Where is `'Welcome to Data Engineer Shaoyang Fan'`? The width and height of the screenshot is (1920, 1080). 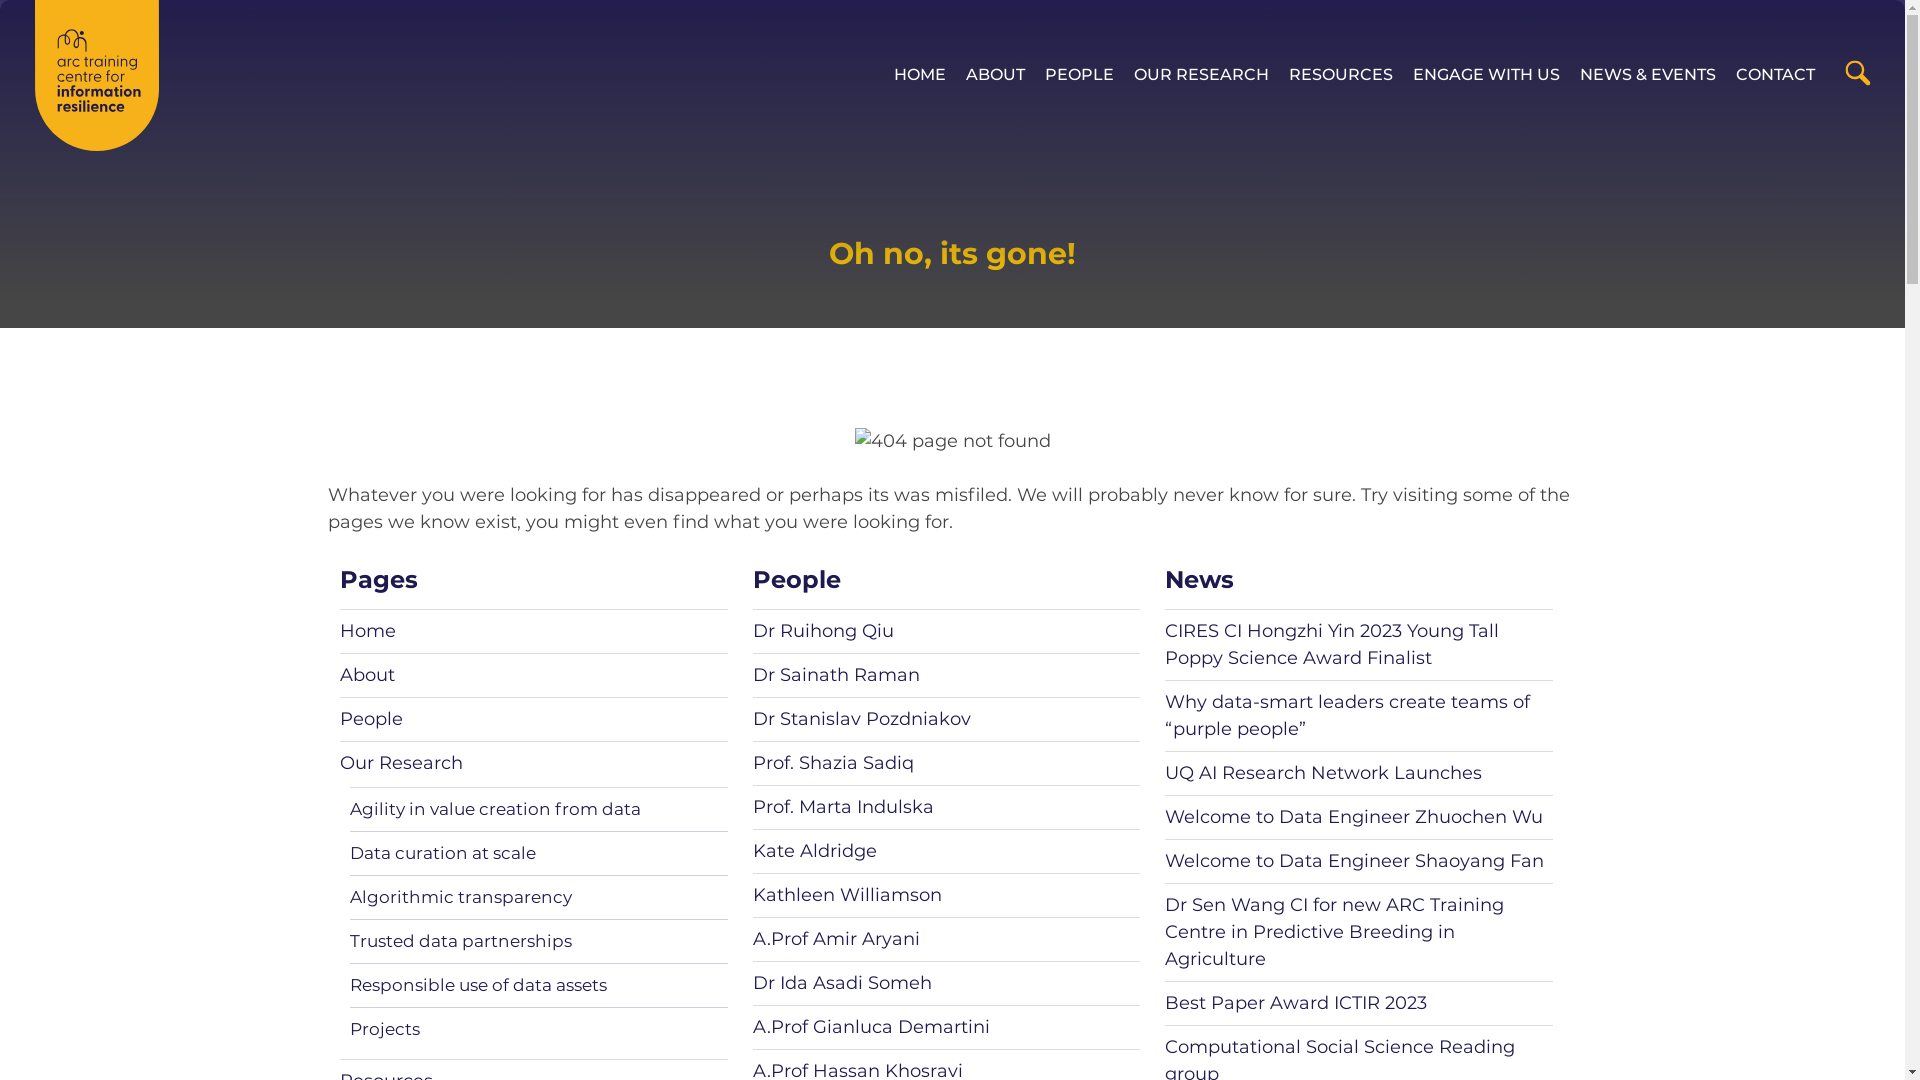 'Welcome to Data Engineer Shaoyang Fan' is located at coordinates (1354, 859).